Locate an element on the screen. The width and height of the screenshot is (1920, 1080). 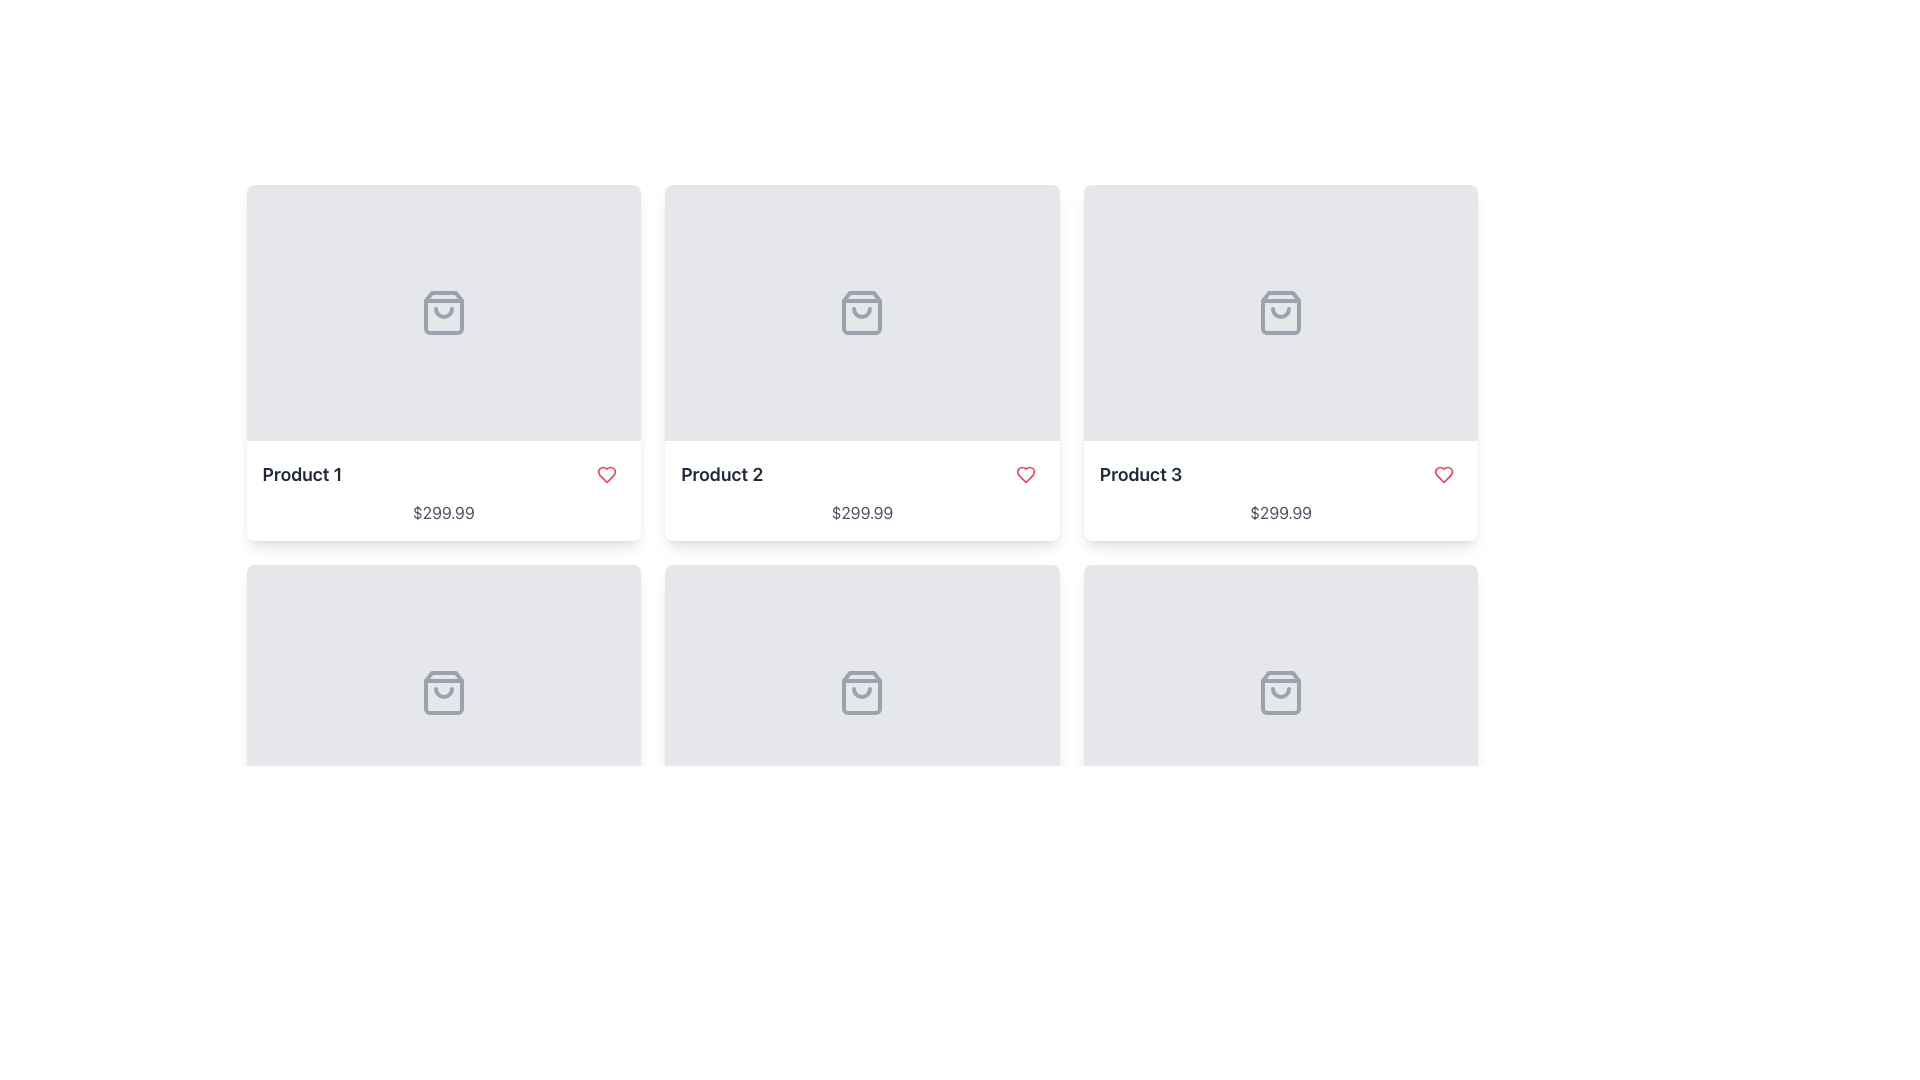
curved line element of the shopping bag icon, which is styled with a light gray stroke and positioned centrally within the icon is located at coordinates (862, 312).